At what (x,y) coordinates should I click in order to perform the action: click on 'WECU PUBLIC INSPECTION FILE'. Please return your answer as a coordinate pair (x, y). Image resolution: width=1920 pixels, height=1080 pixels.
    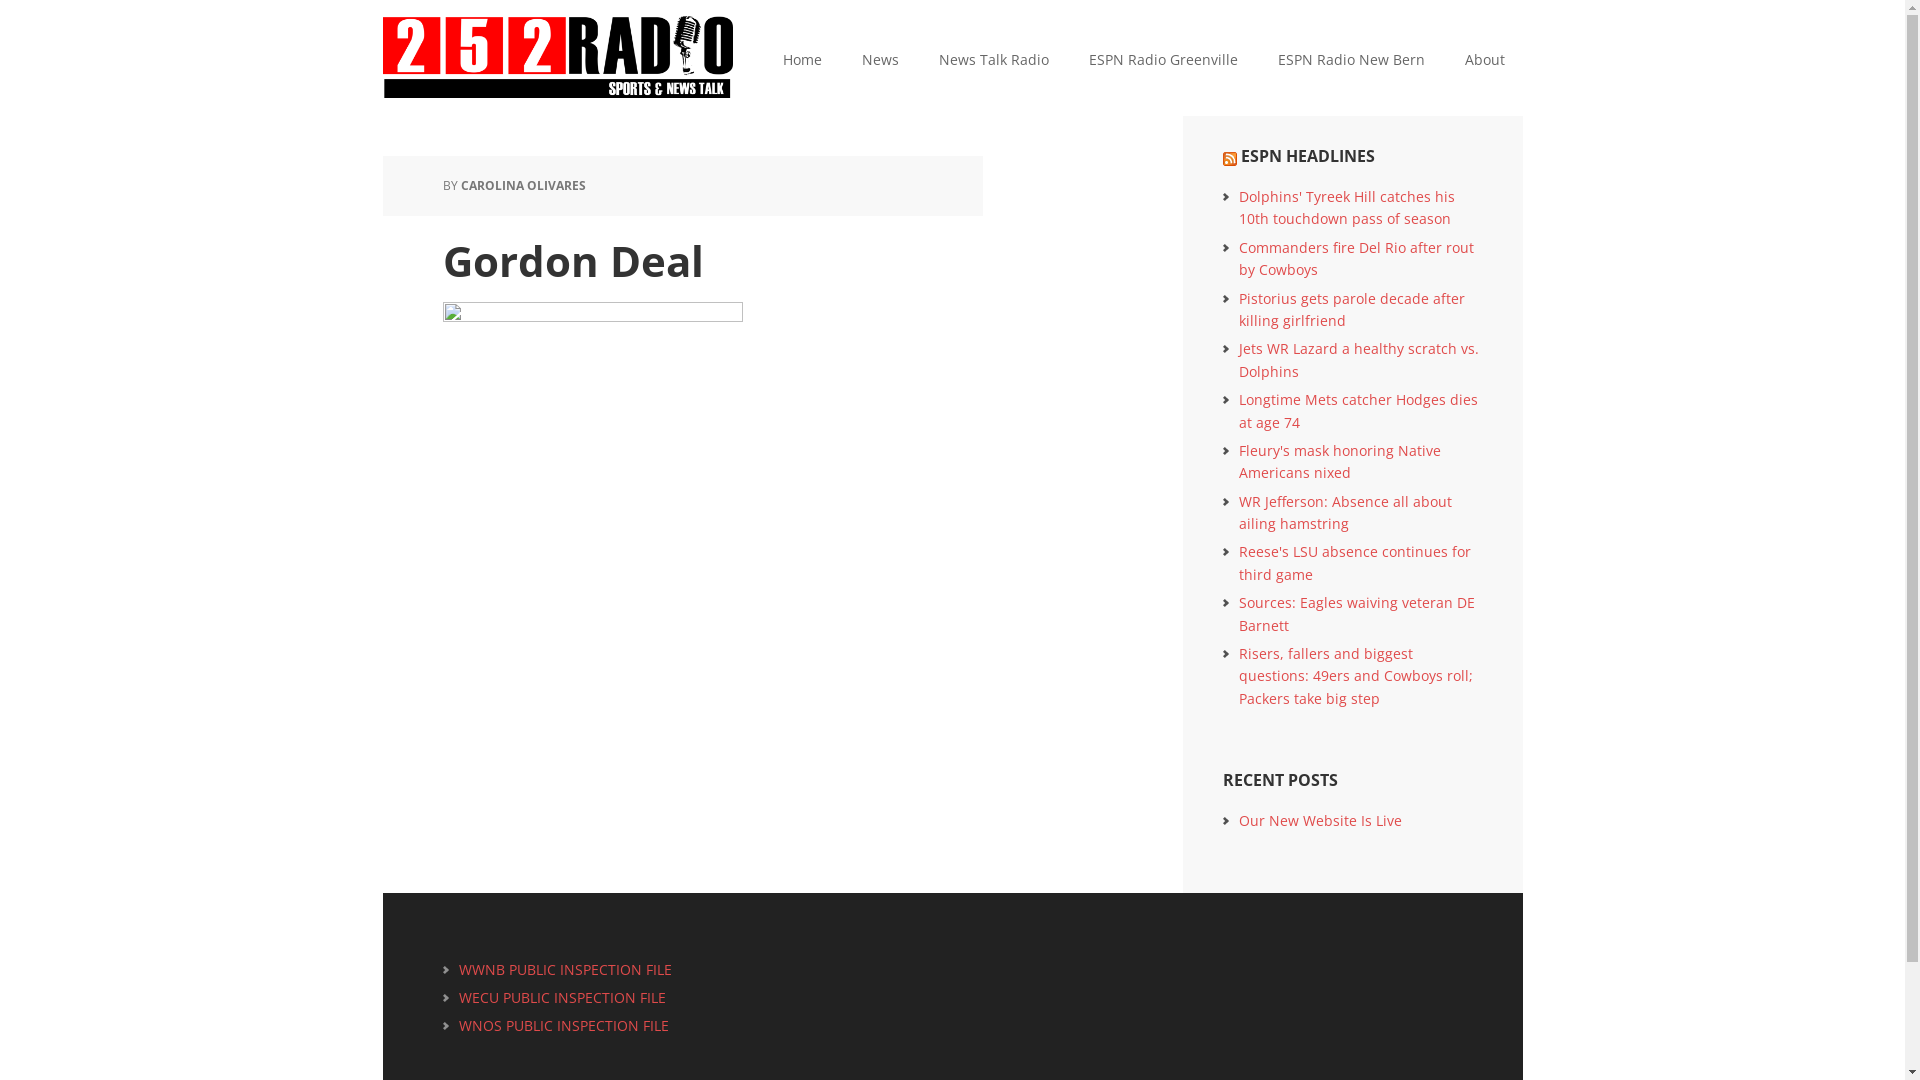
    Looking at the image, I should click on (561, 997).